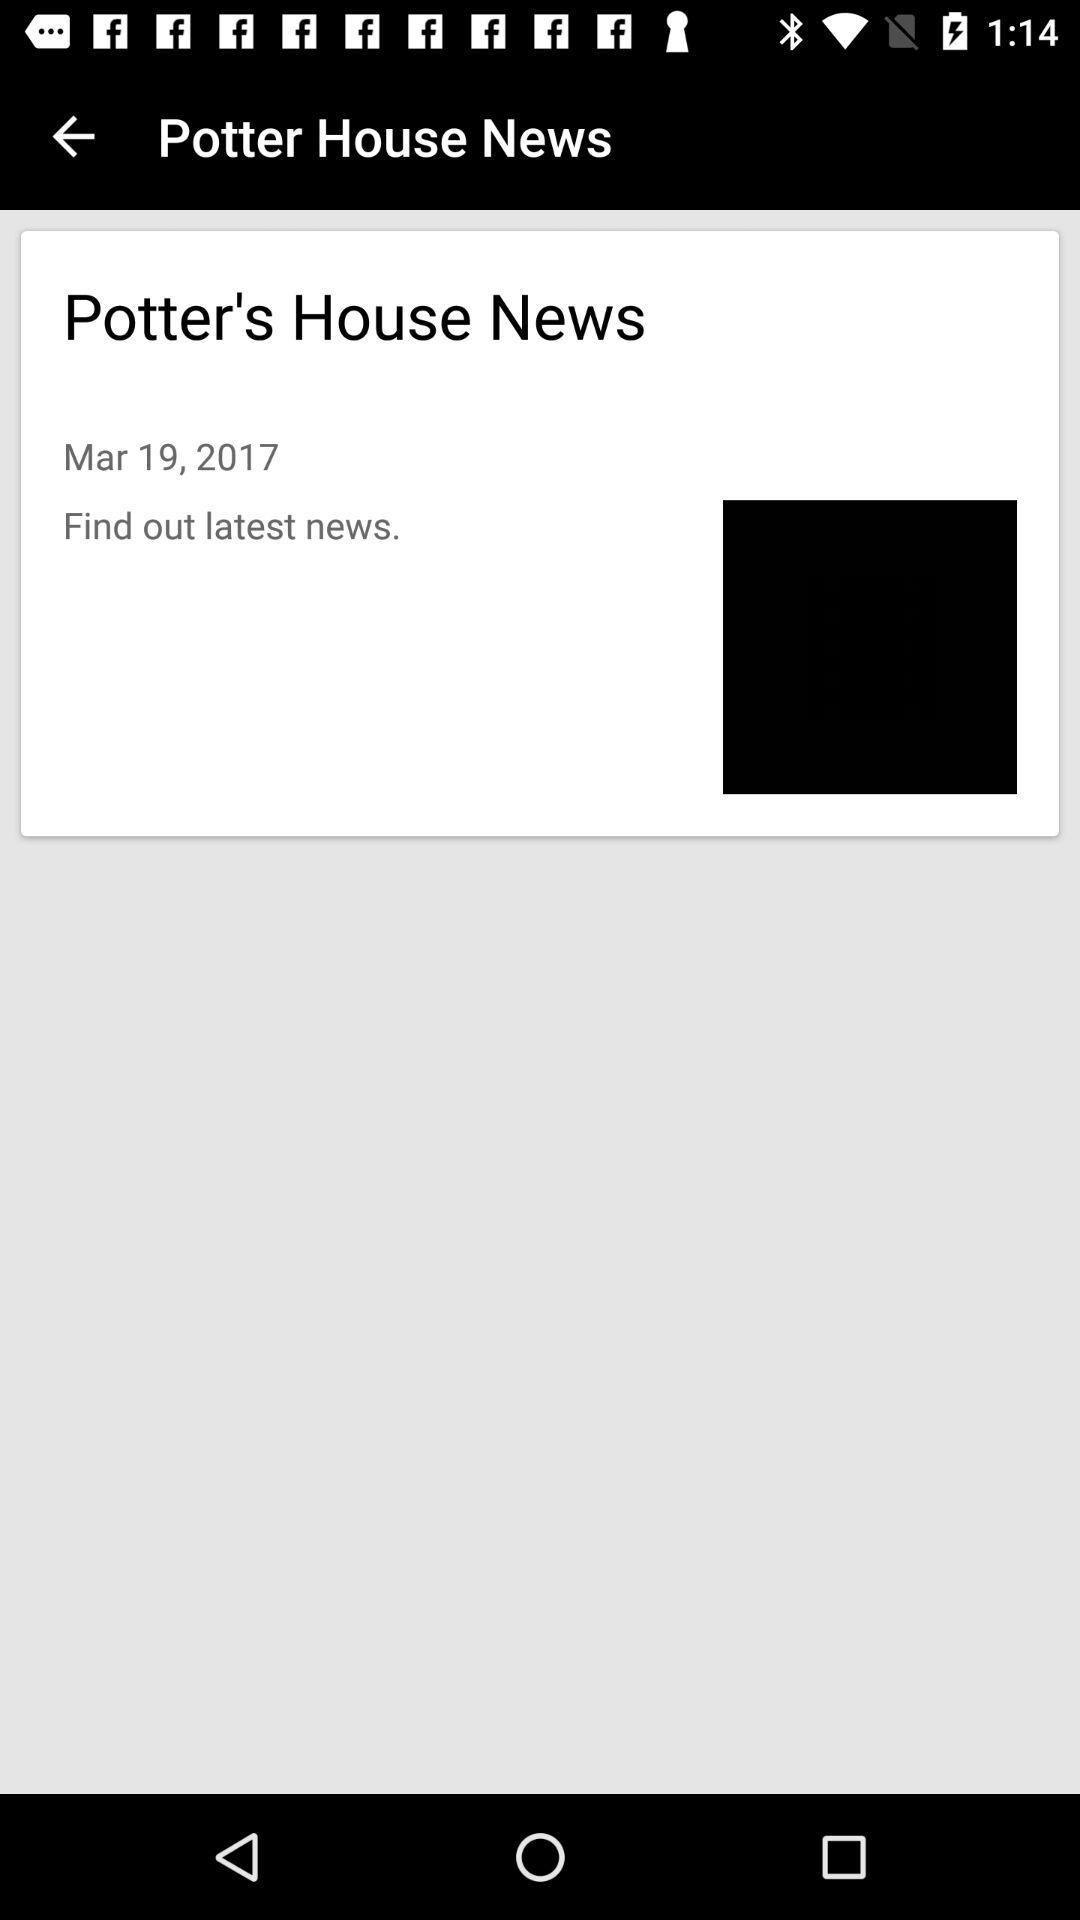 Image resolution: width=1080 pixels, height=1920 pixels. Describe the element at coordinates (72, 135) in the screenshot. I see `the item next to the potter house news icon` at that location.